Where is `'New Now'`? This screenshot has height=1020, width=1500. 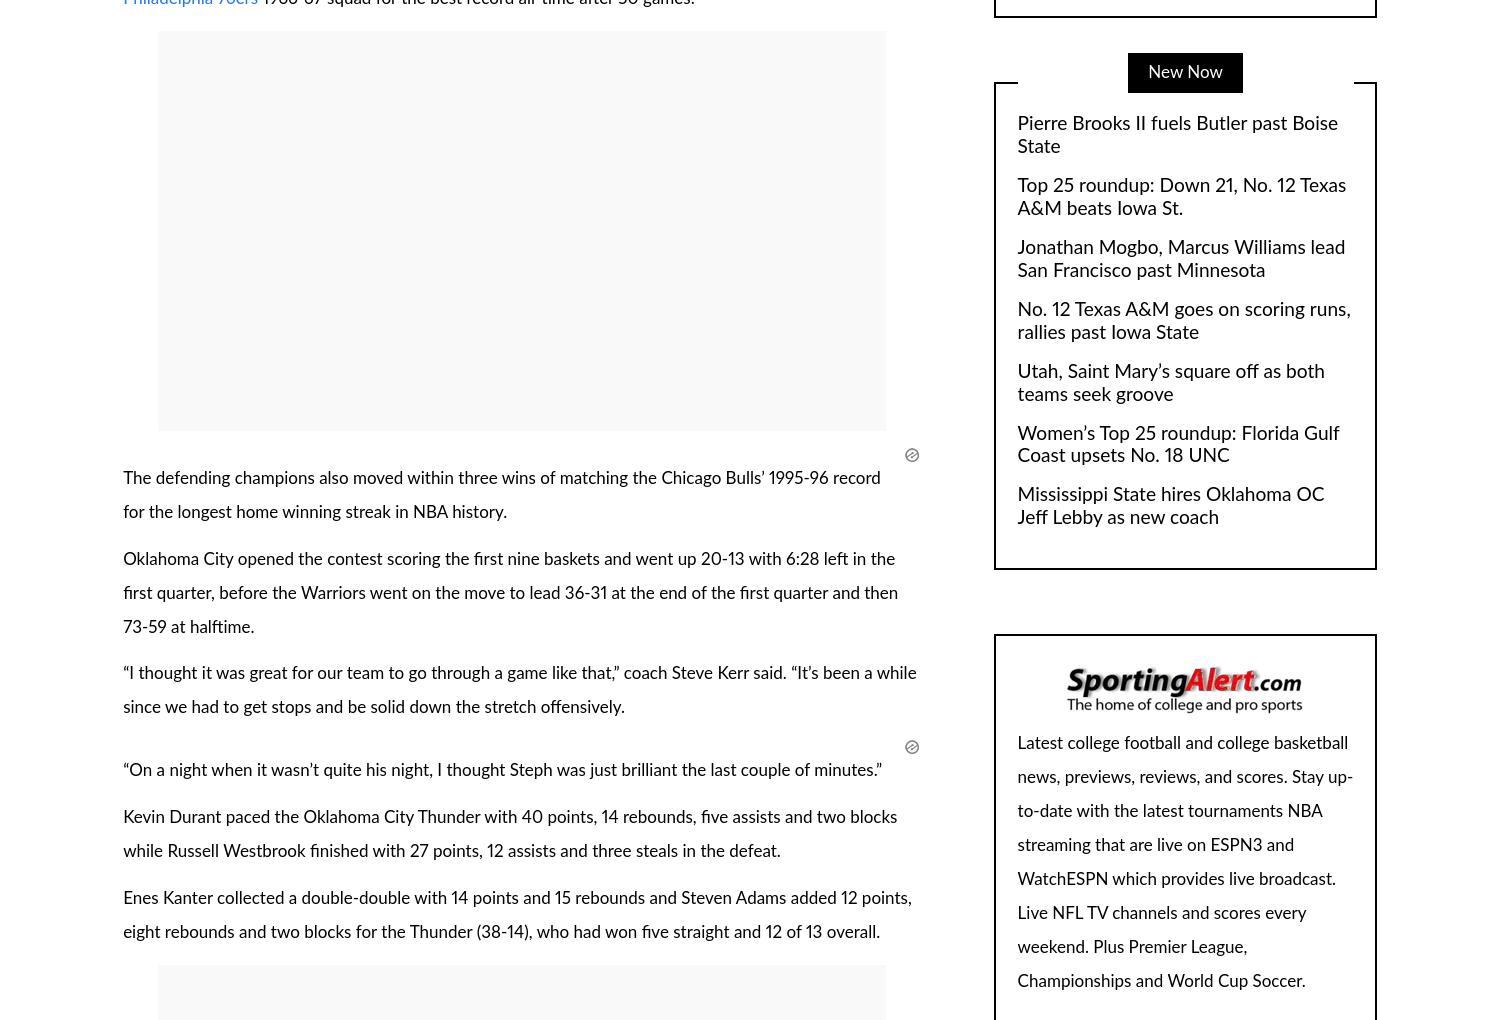
'New Now' is located at coordinates (1185, 72).